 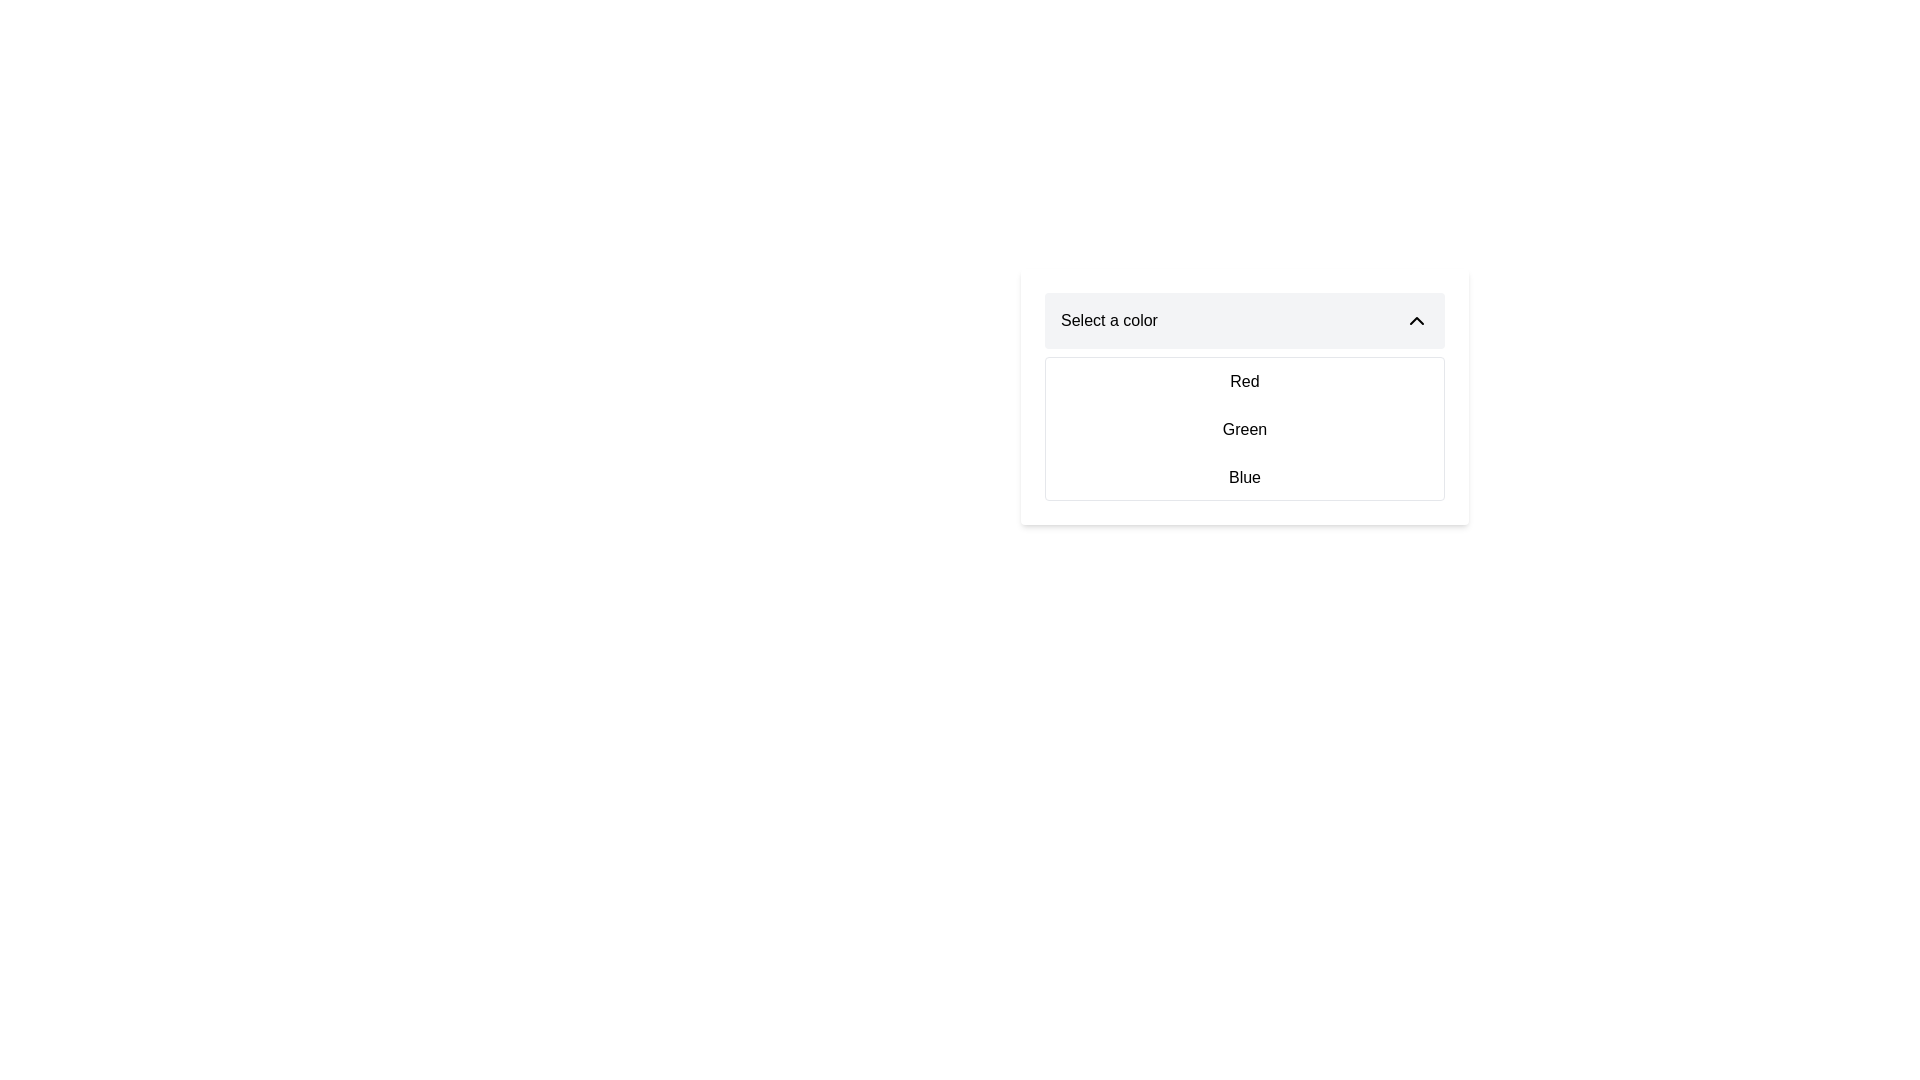 I want to click on the selectable menu item labeled 'Green' which is the second item in a vertical list of options, positioned directly below 'Red' and above 'Blue', so click(x=1243, y=428).